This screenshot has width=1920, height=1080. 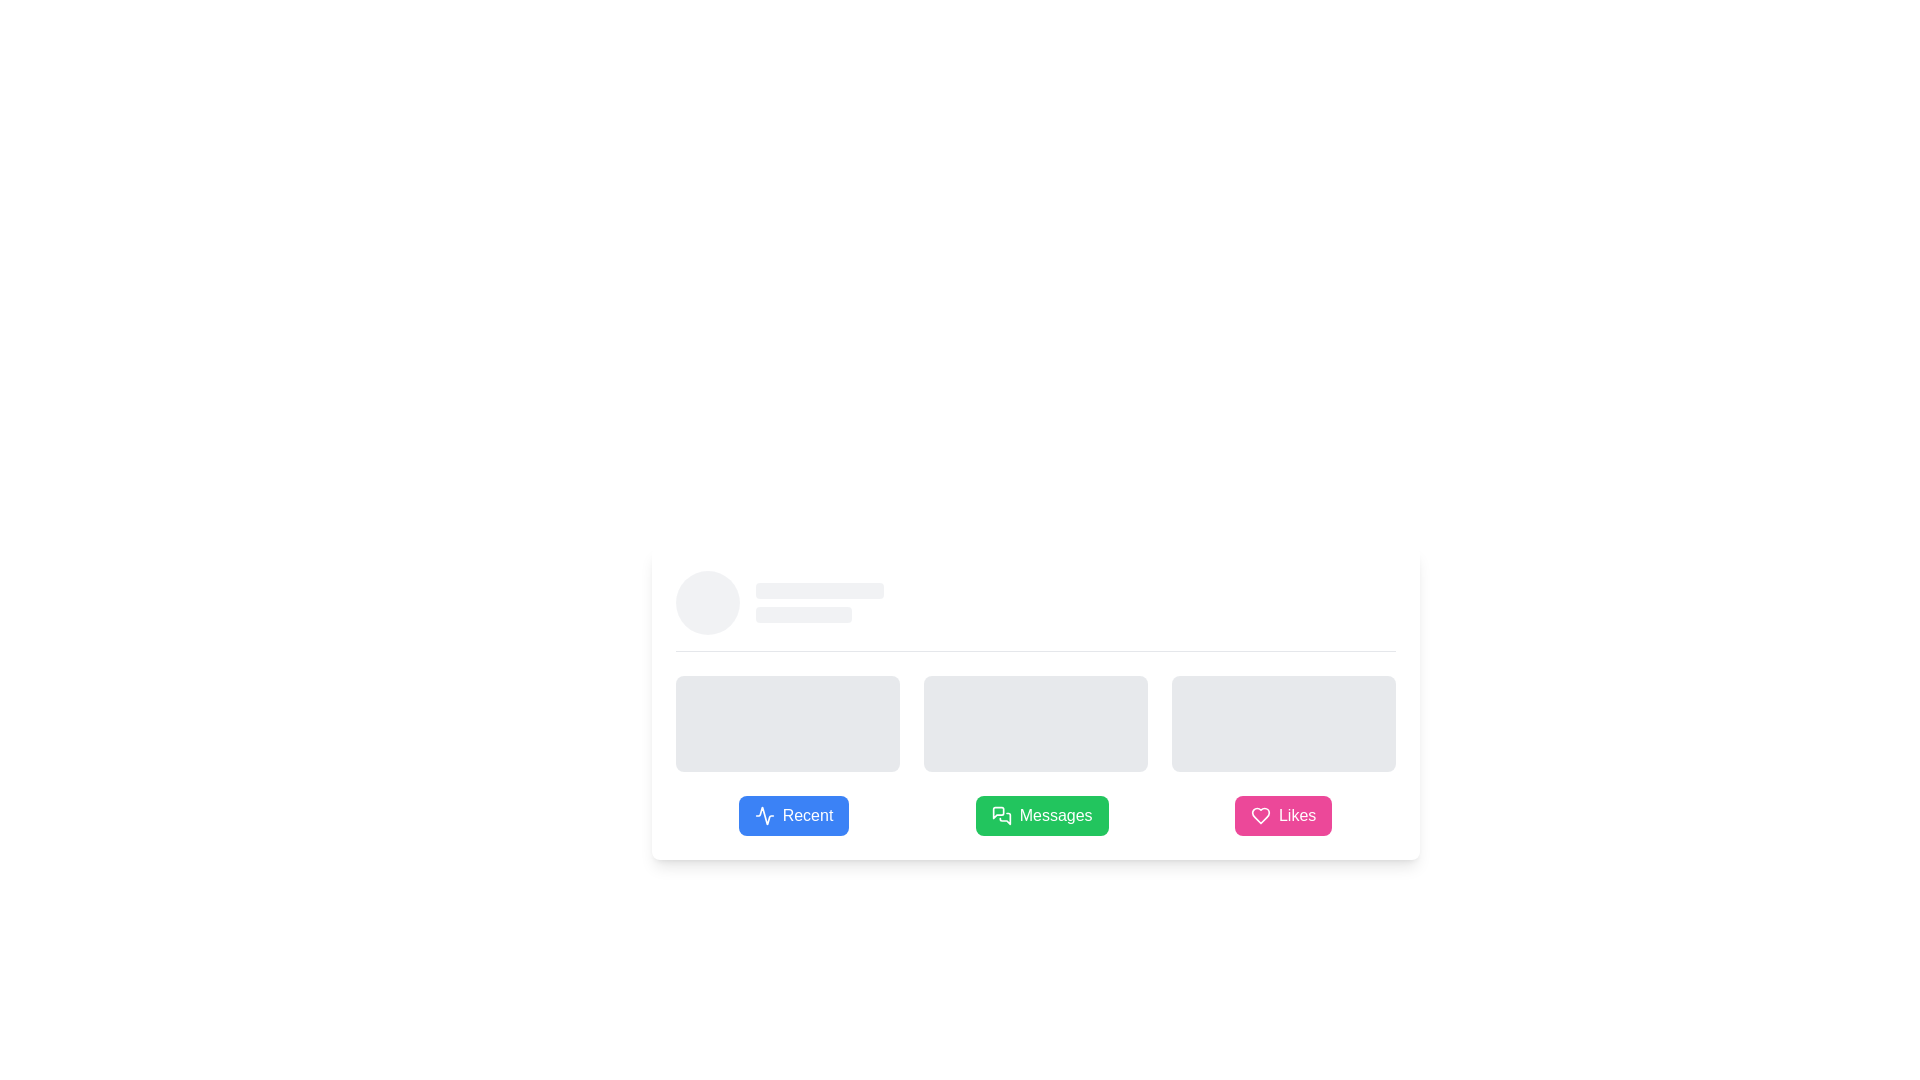 I want to click on the heart-shaped icon that represents a 'like' action, located to the left of the 'Likes' button with a pink background, so click(x=1259, y=816).